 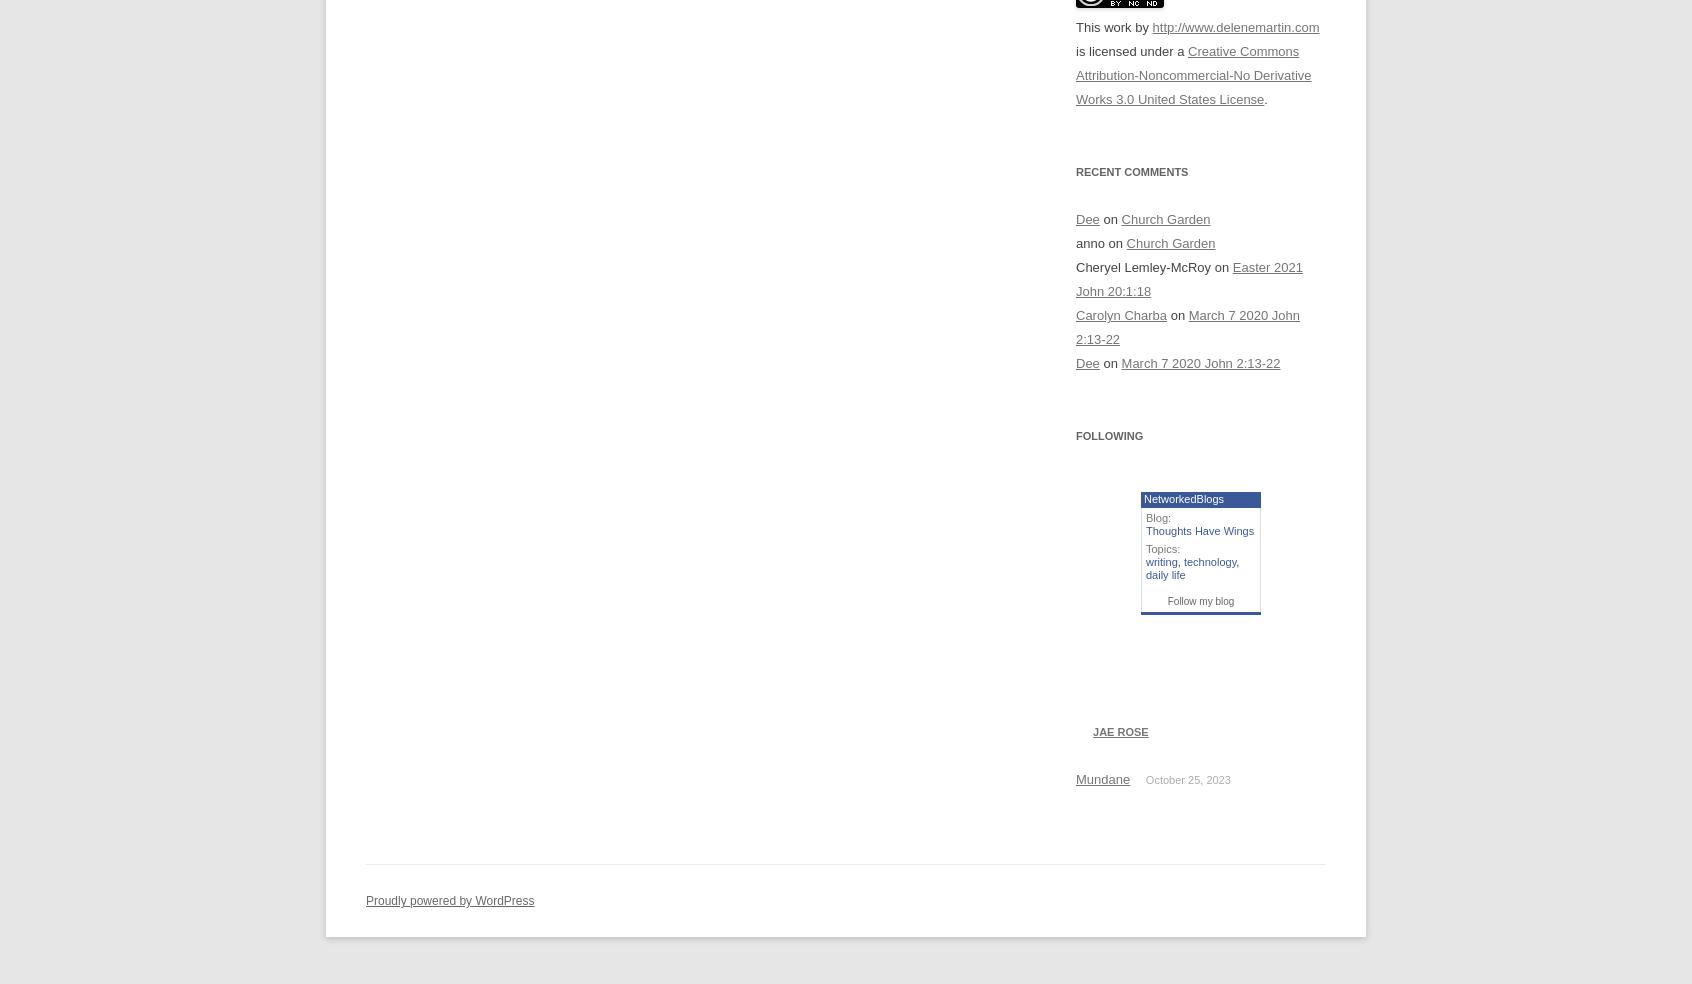 What do you see at coordinates (1075, 314) in the screenshot?
I see `'Carolyn Charba'` at bounding box center [1075, 314].